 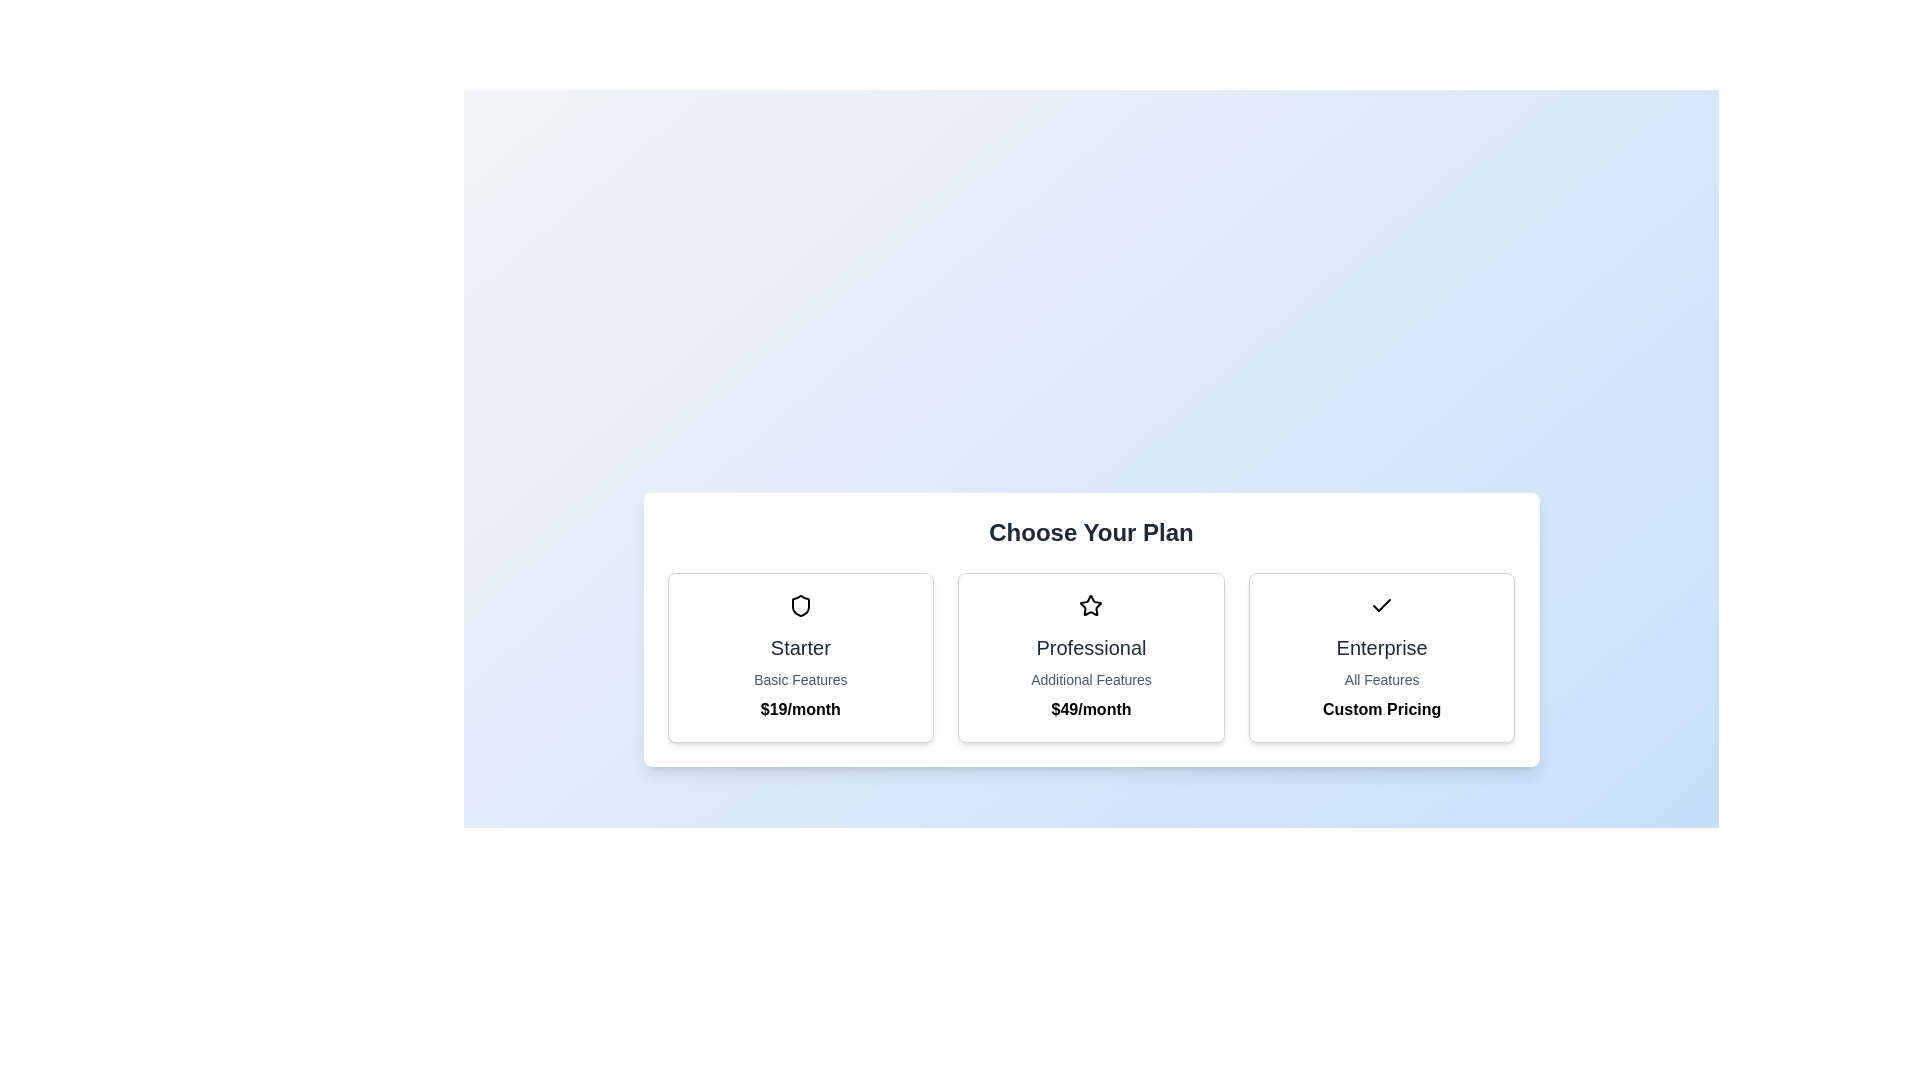 I want to click on the 'Custom Pricing' text label, which is styled in bold and located at the bottom of the 'Enterprise' plan card, centered horizontally within the card, so click(x=1381, y=708).